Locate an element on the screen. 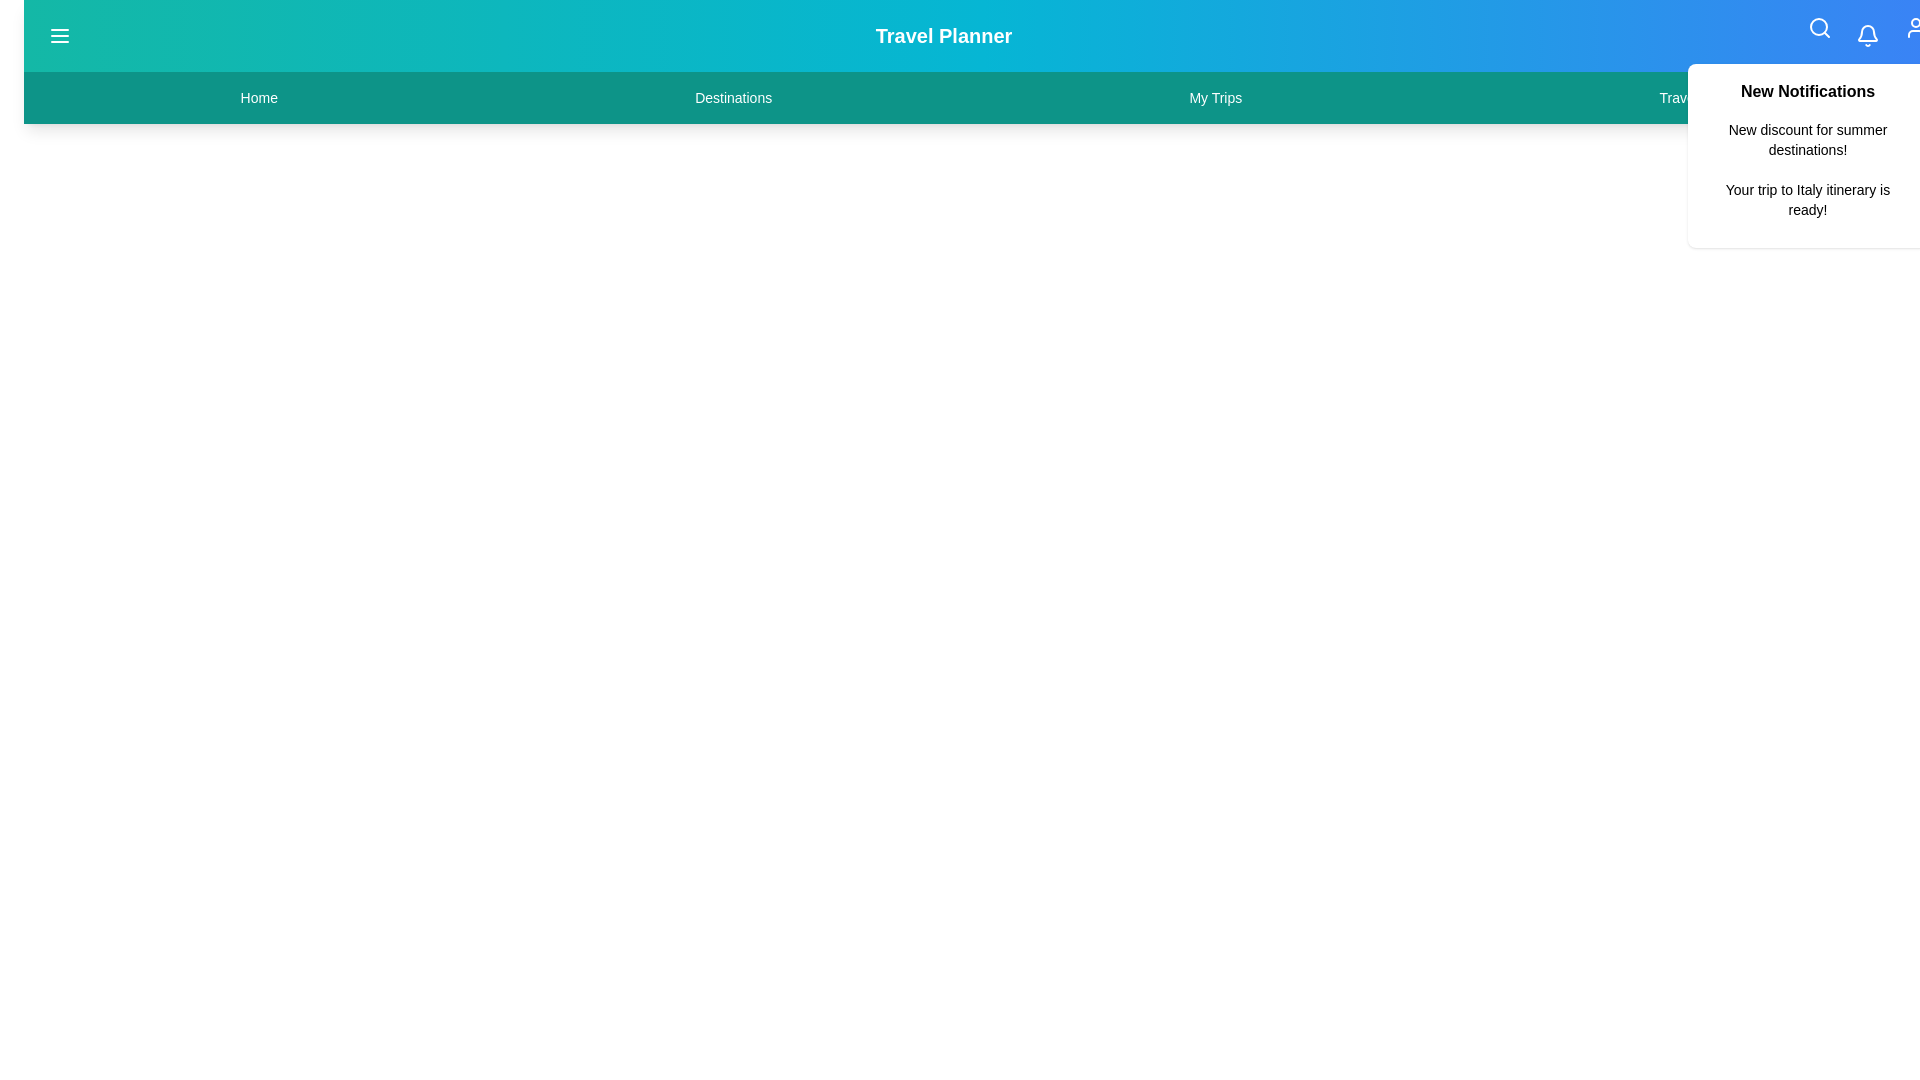 This screenshot has height=1080, width=1920. the menu button to toggle the menu visibility is located at coordinates (59, 35).